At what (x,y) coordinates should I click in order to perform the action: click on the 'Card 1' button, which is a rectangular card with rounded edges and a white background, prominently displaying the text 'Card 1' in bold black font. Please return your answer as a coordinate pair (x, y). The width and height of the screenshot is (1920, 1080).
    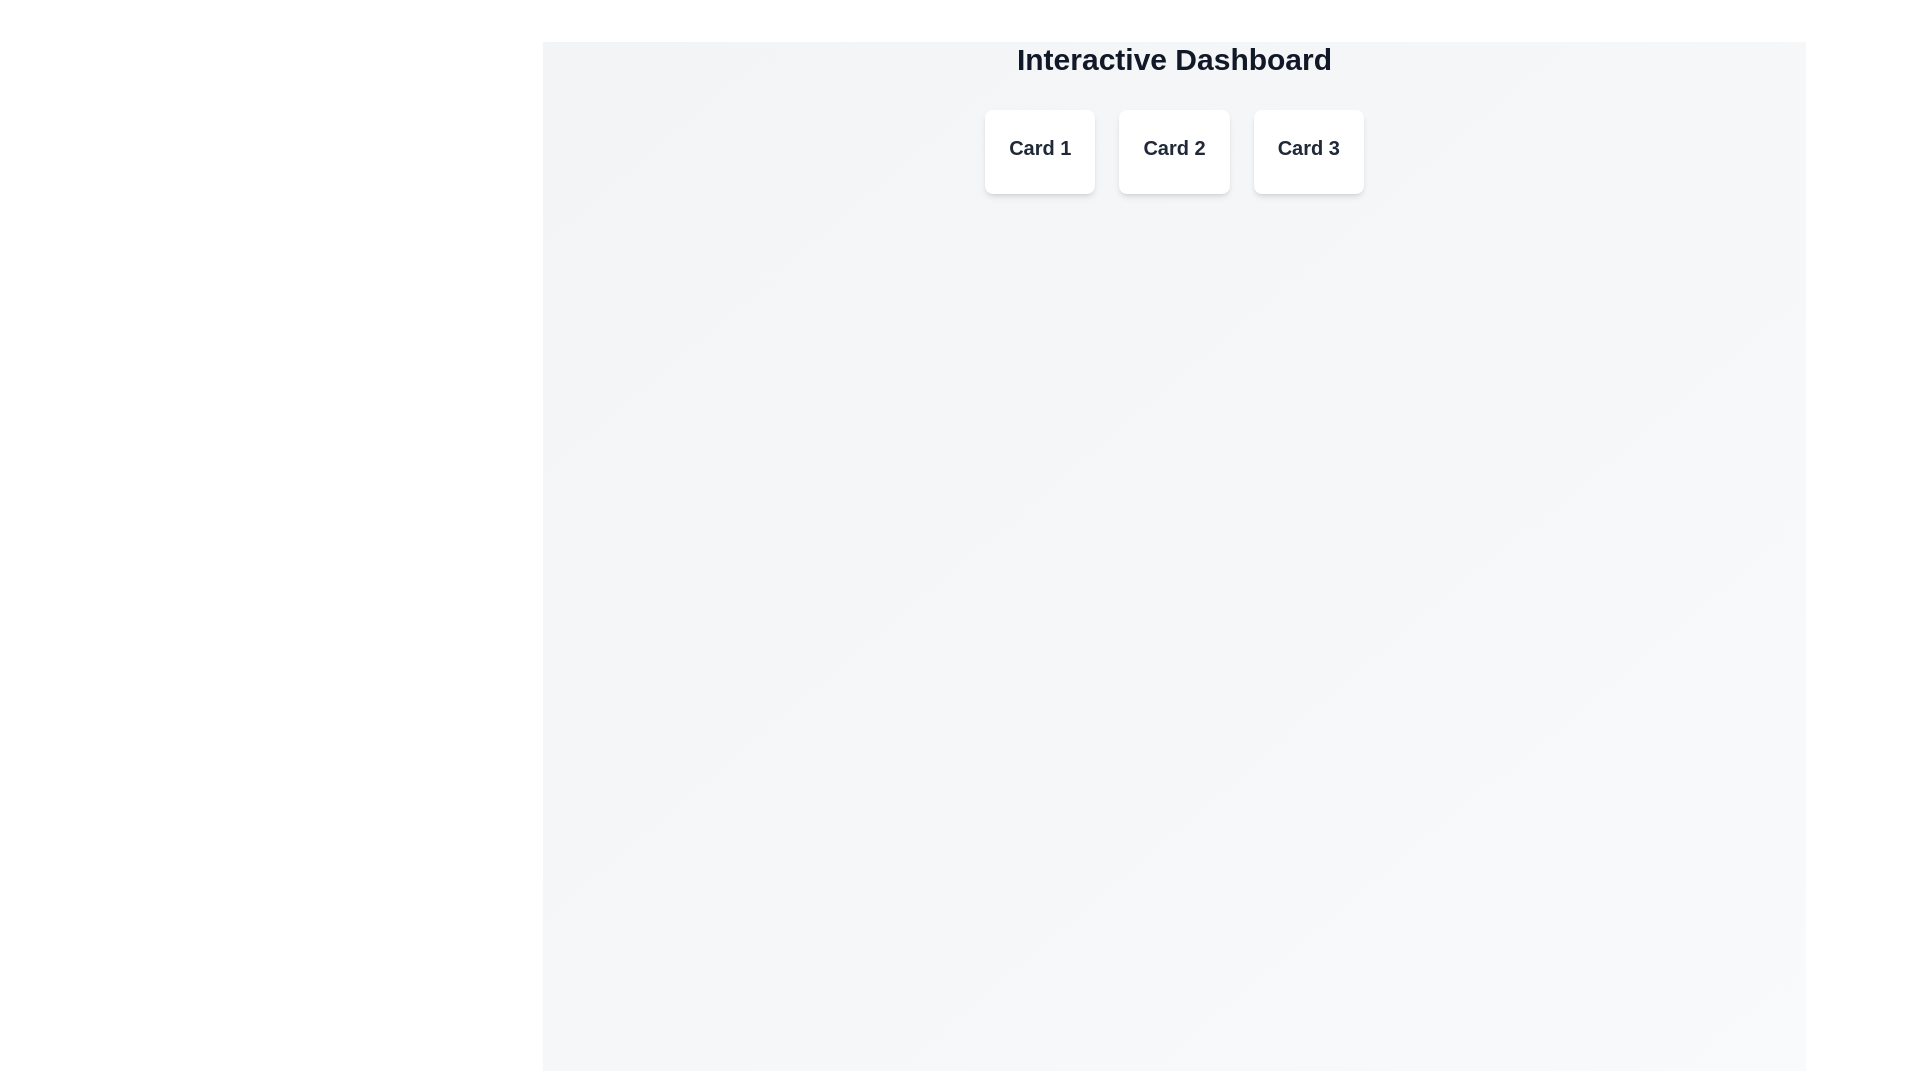
    Looking at the image, I should click on (1040, 150).